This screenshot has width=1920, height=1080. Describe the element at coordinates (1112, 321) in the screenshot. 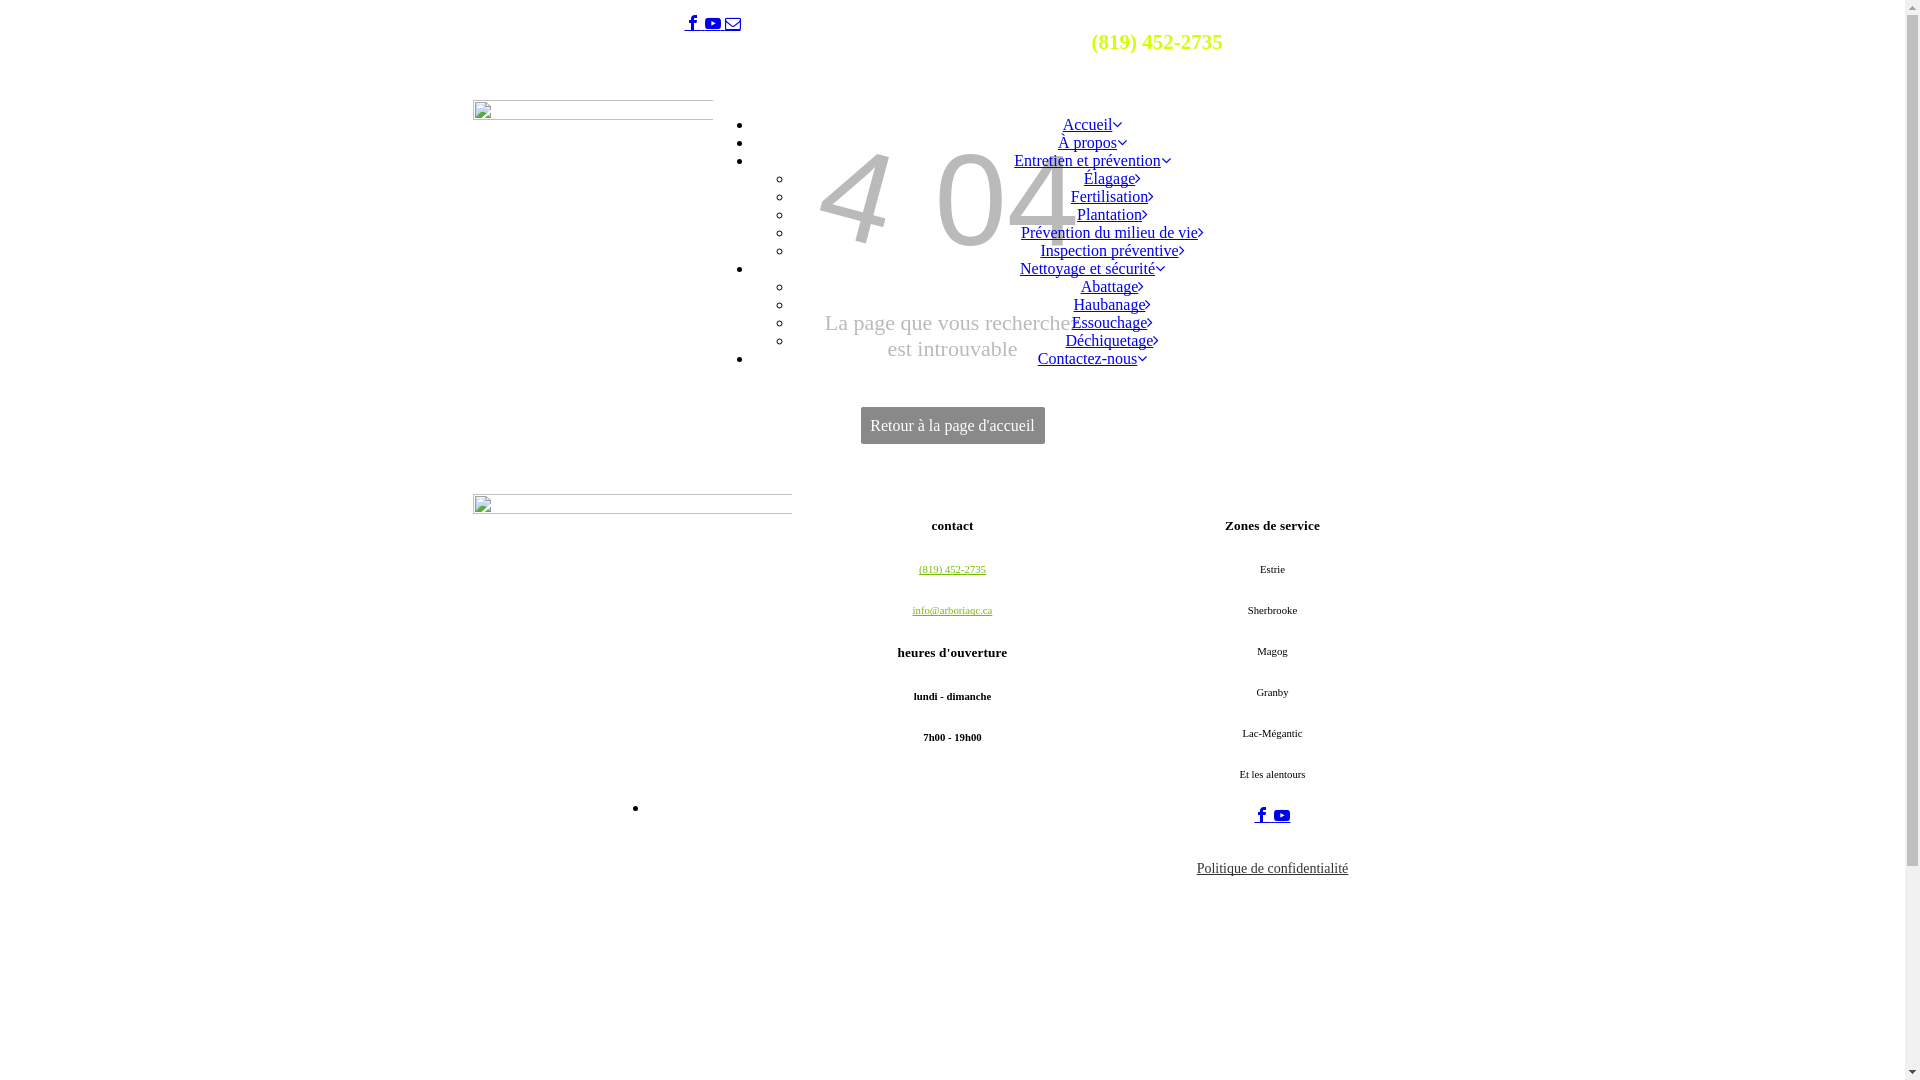

I see `'Essouchage'` at that location.